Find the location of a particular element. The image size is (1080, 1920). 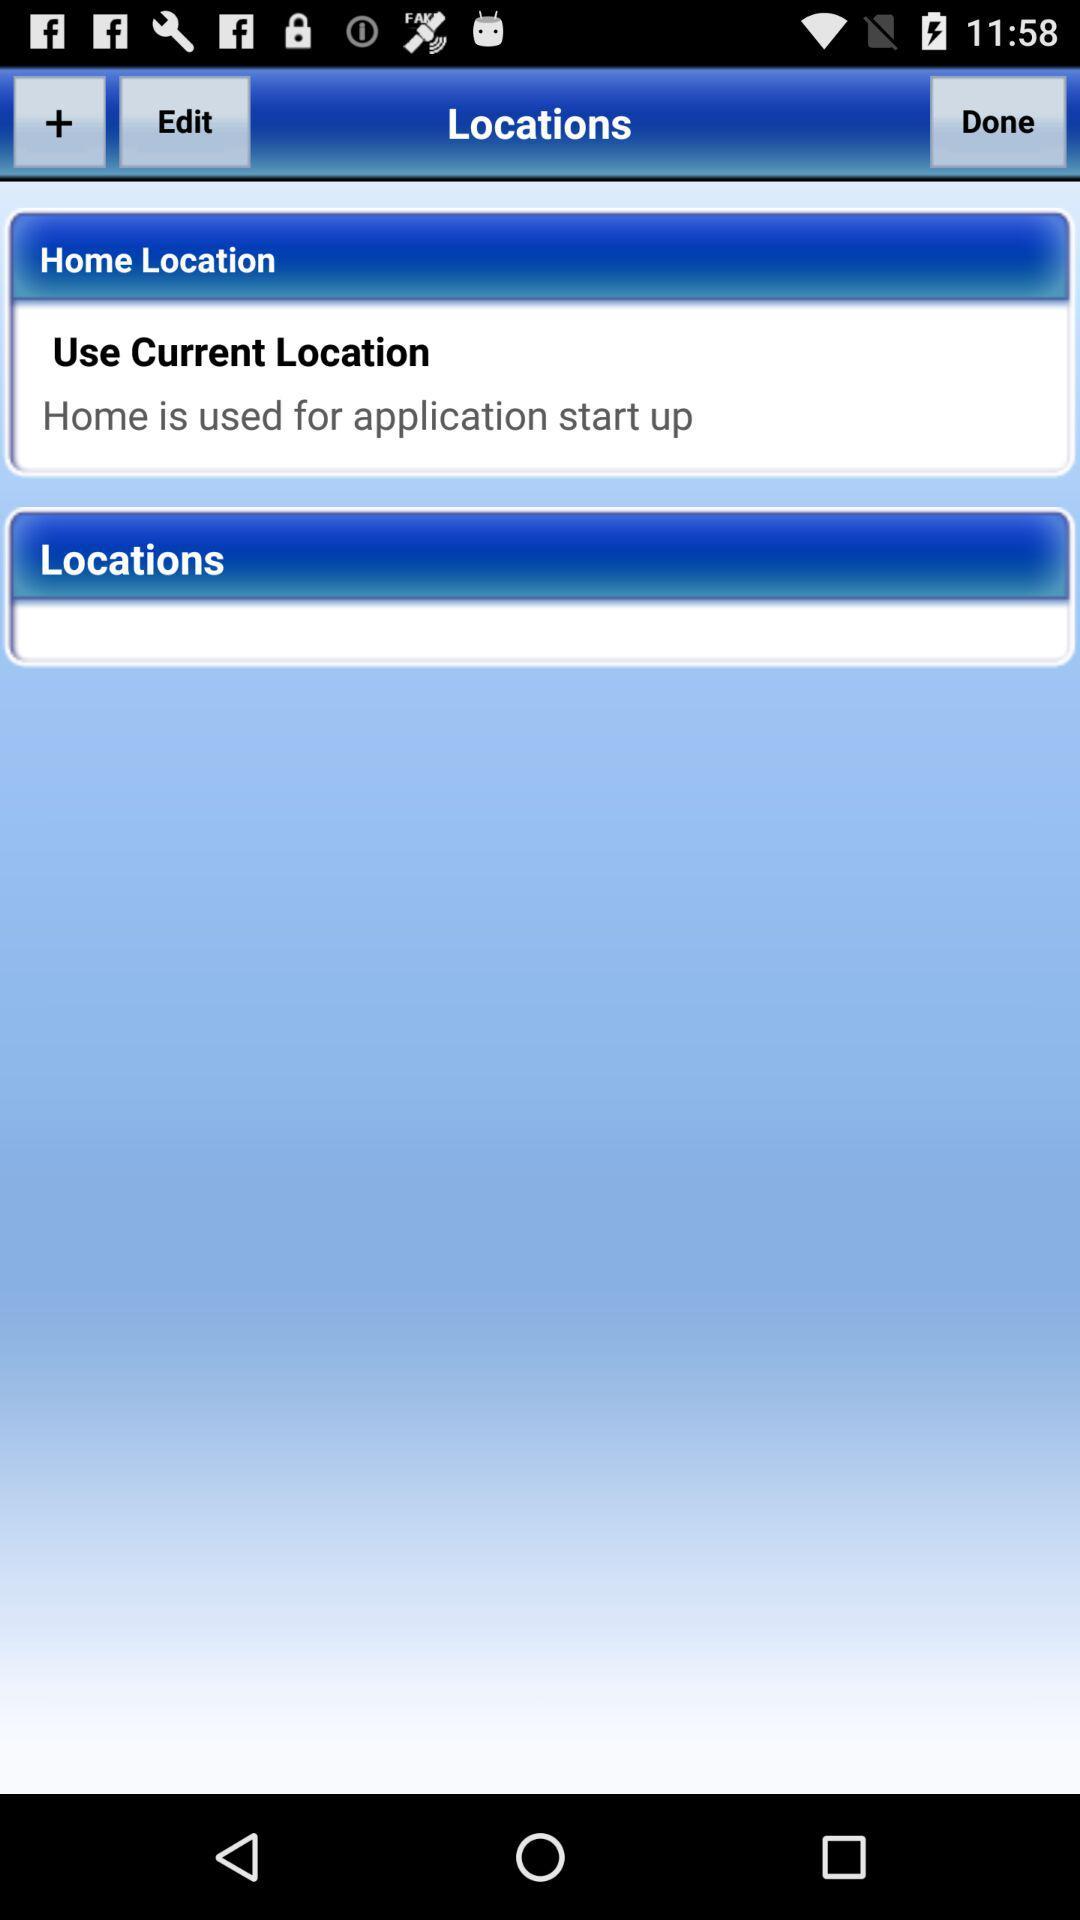

the use current location item is located at coordinates (553, 350).